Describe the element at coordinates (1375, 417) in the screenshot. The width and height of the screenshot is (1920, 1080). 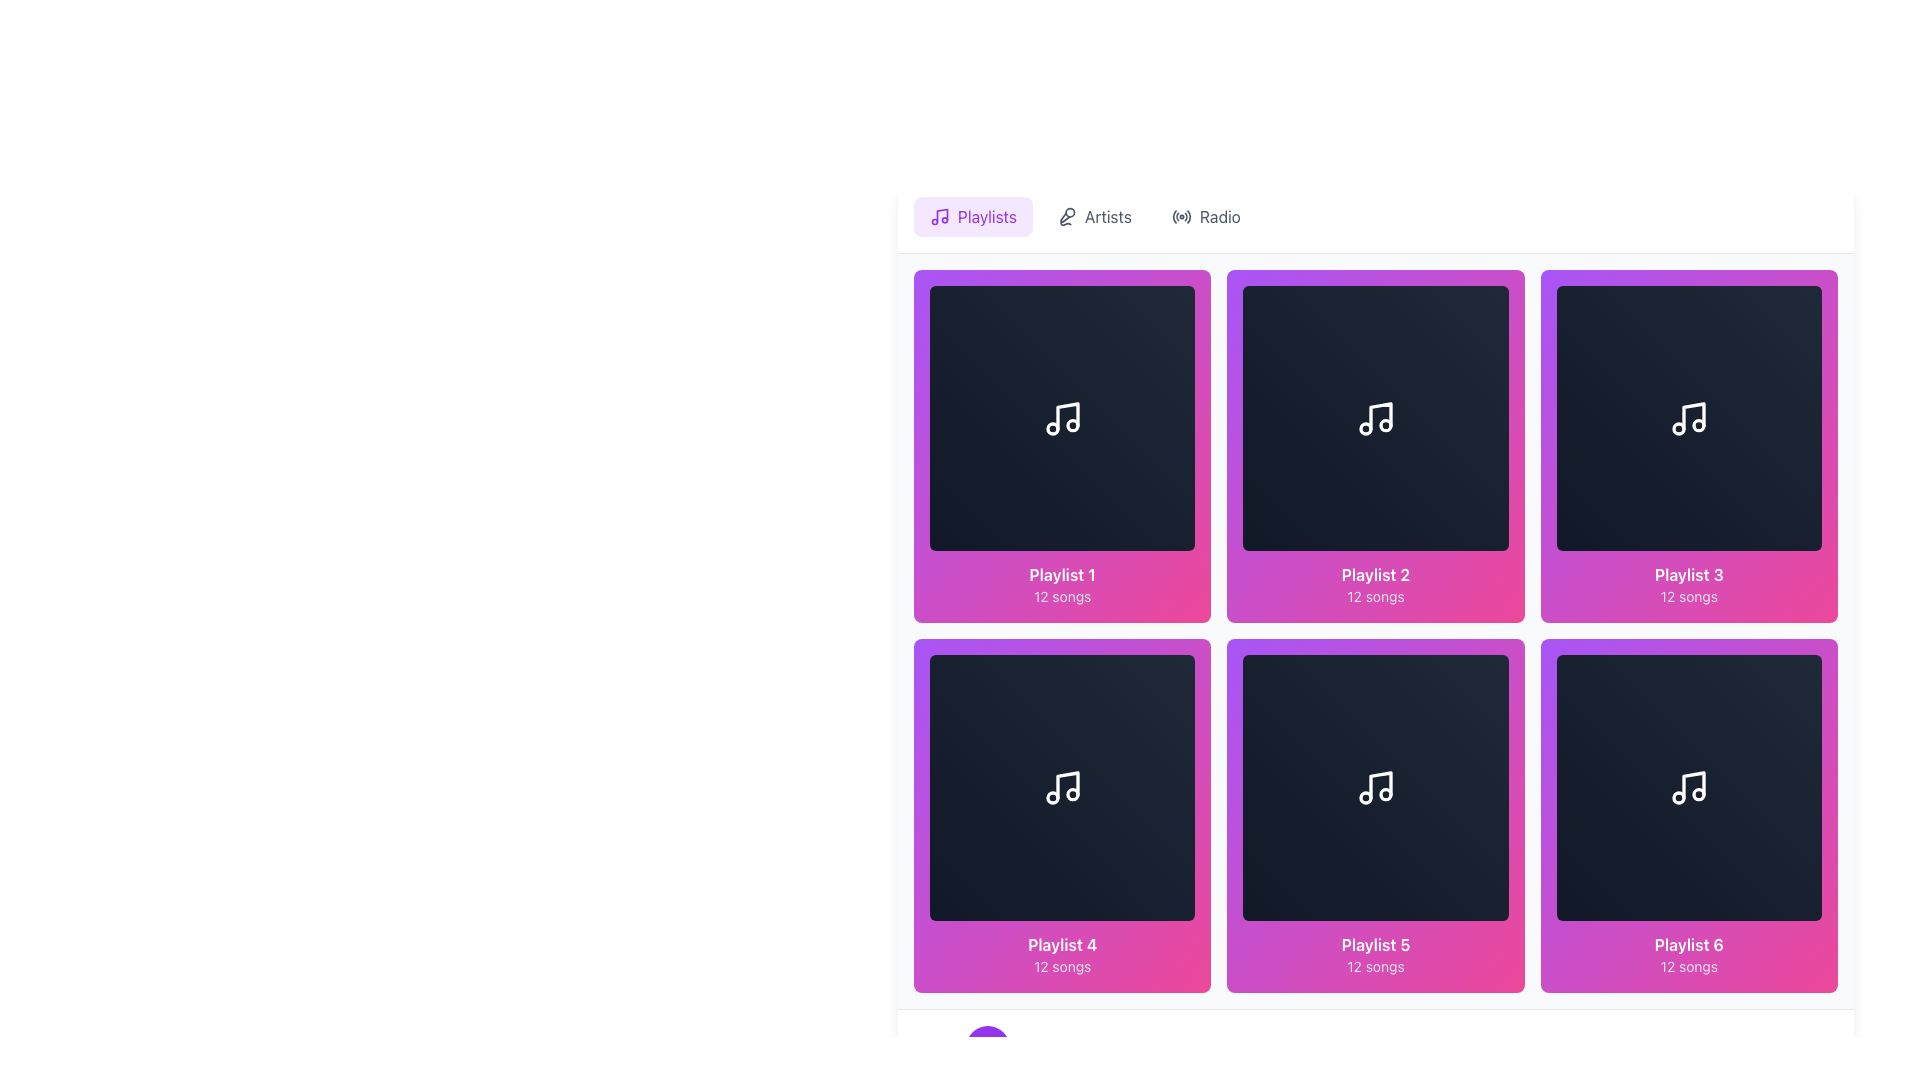
I see `the white musical note icon located in the second tile of the top row in a grid layout` at that location.